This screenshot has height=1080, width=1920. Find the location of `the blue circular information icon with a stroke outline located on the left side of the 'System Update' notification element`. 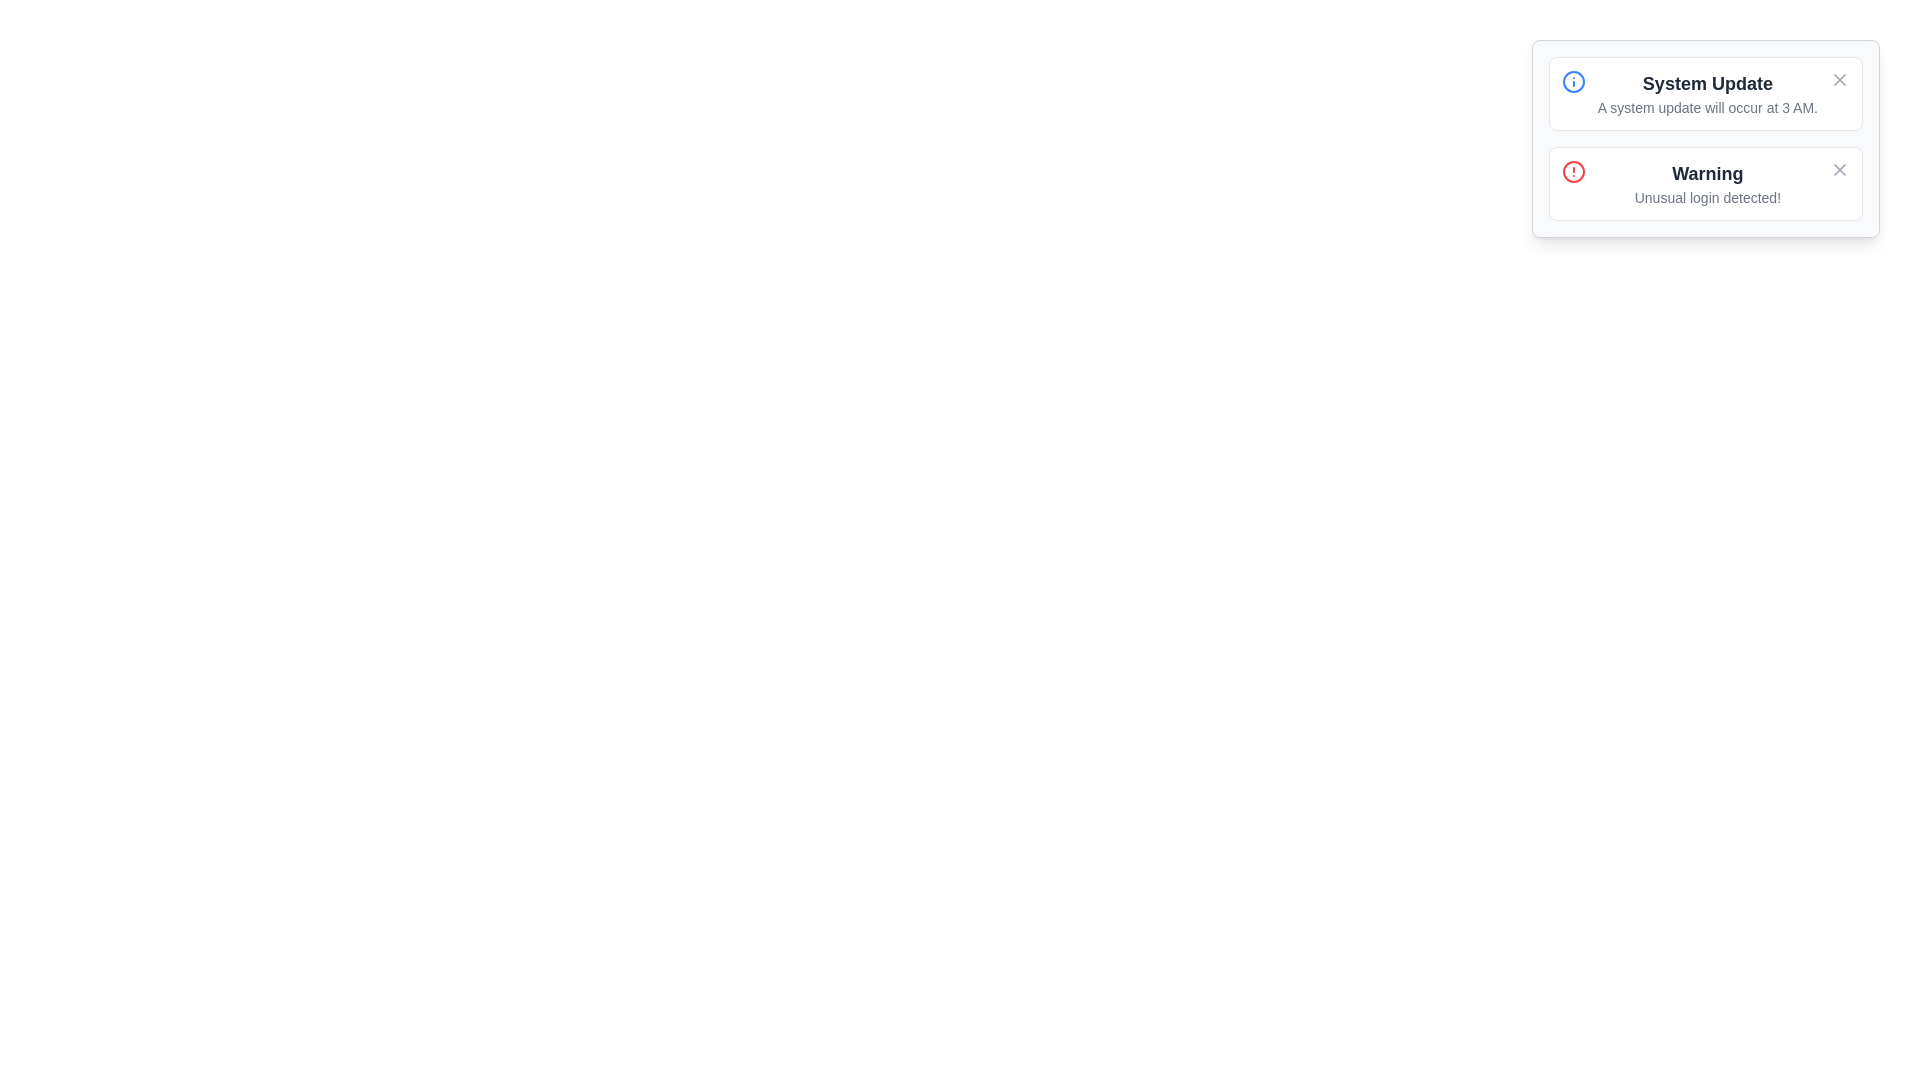

the blue circular information icon with a stroke outline located on the left side of the 'System Update' notification element is located at coordinates (1572, 80).